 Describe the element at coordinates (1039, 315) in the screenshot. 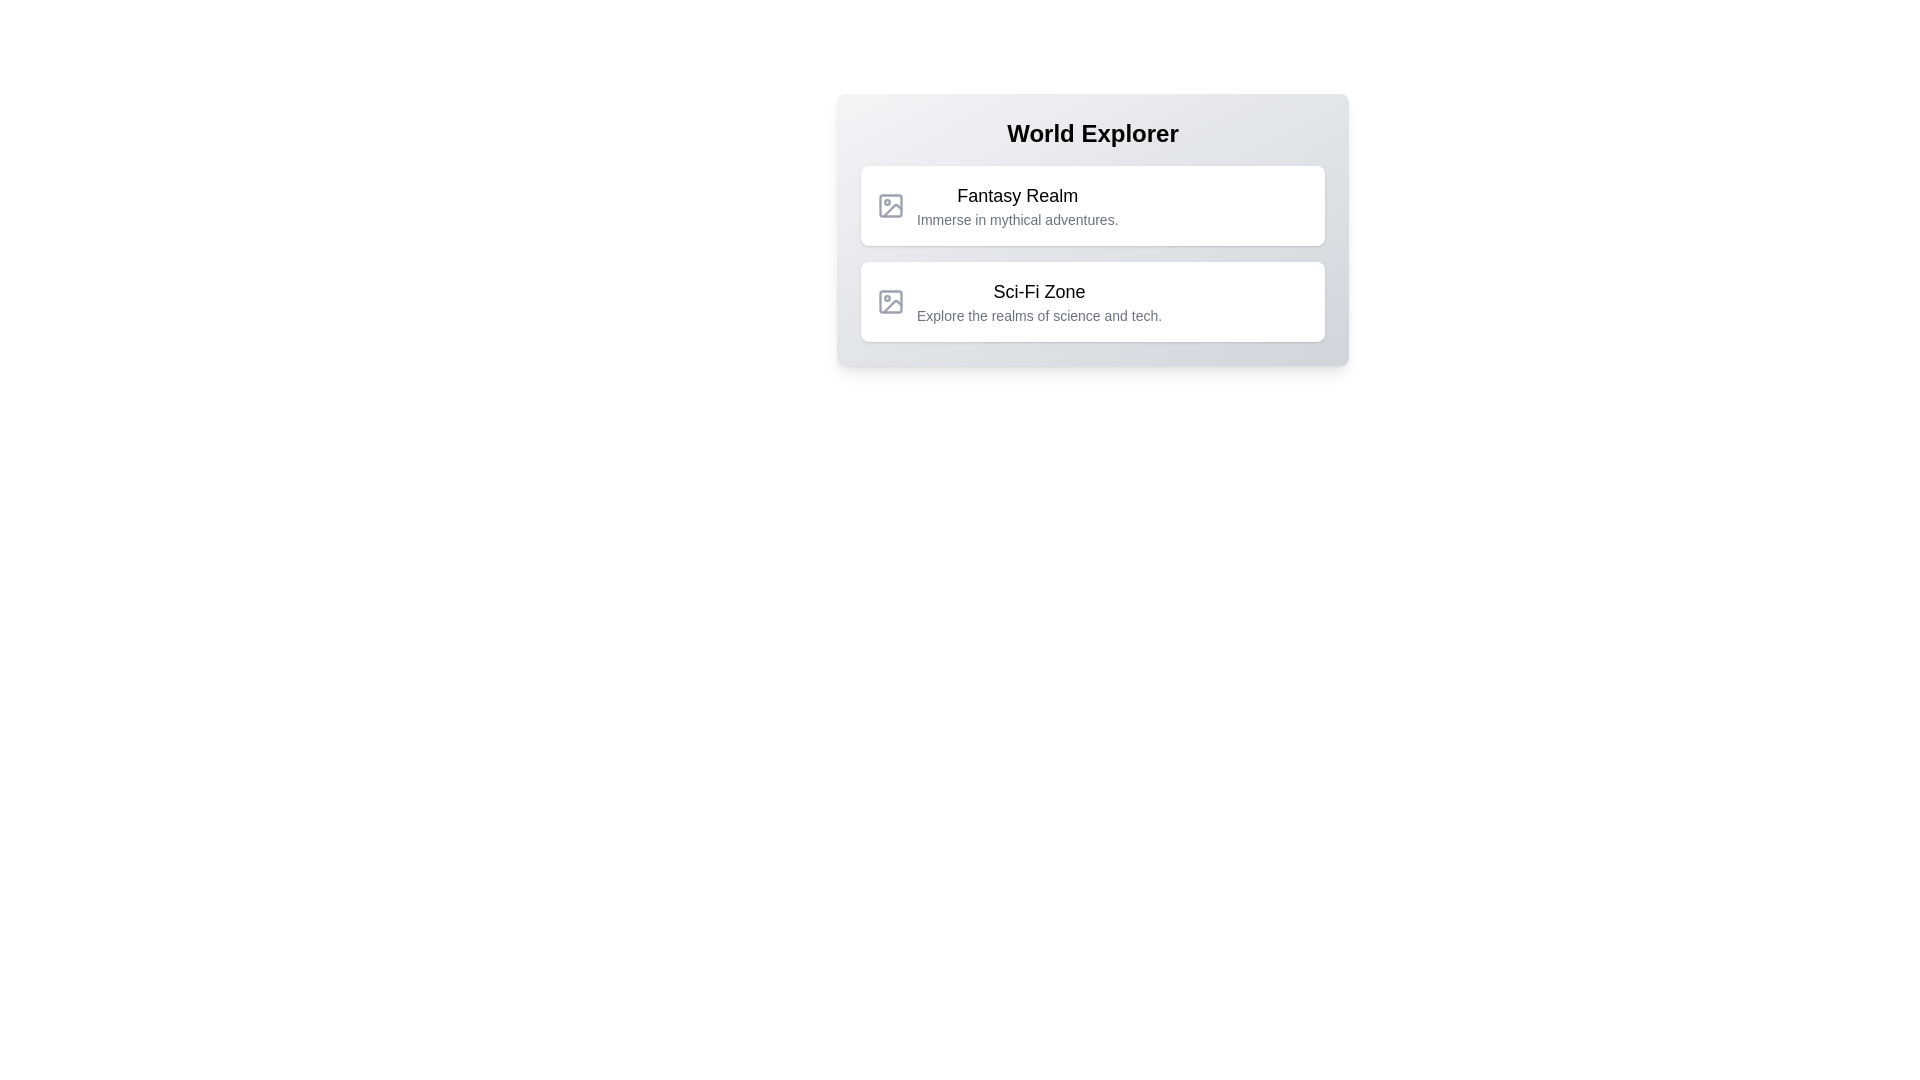

I see `the text label element that reads 'Explore the realms of science and tech.', which is positioned directly below the 'Sci-Fi Zone' title within the second card of a vertical stack` at that location.